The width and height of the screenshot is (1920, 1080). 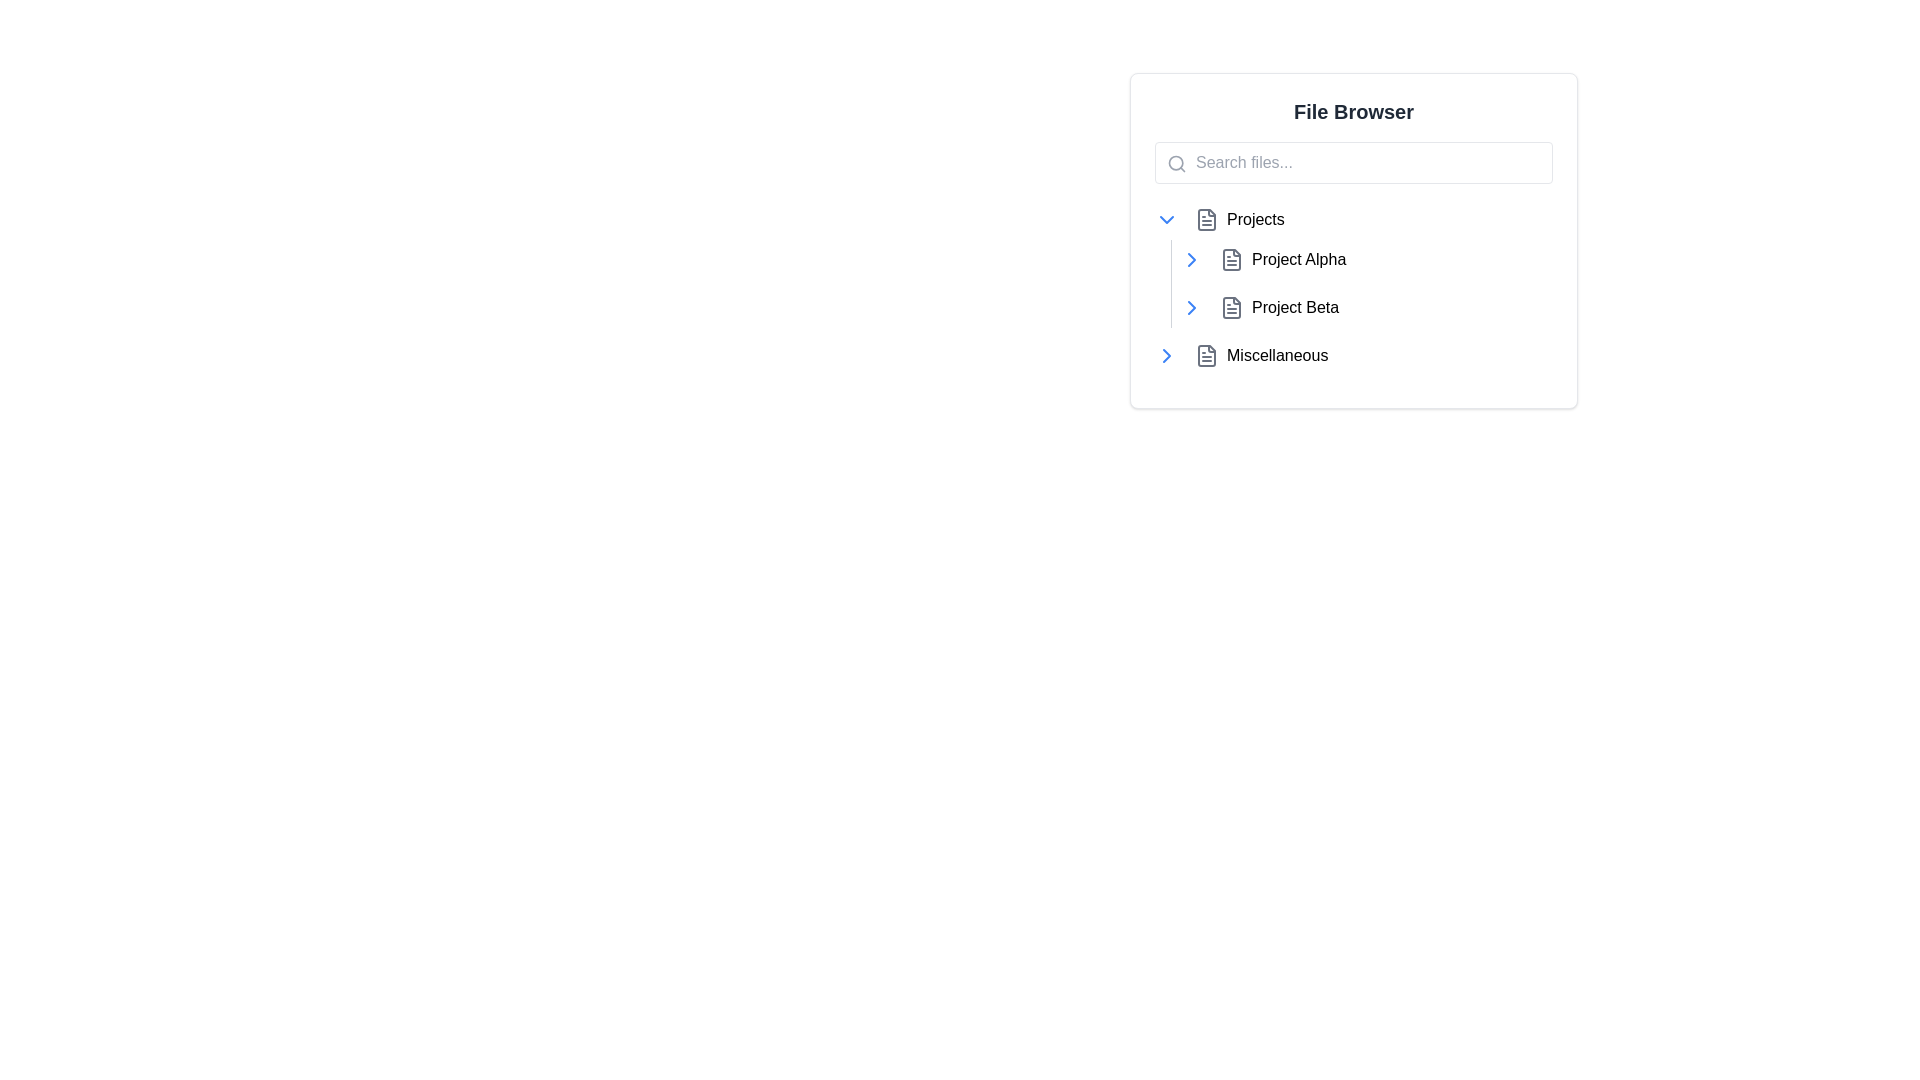 I want to click on the 'Project Beta' button, which is a rounded button with a file icon on its left, located below the 'Project Alpha' button in the file tree structure, so click(x=1277, y=308).